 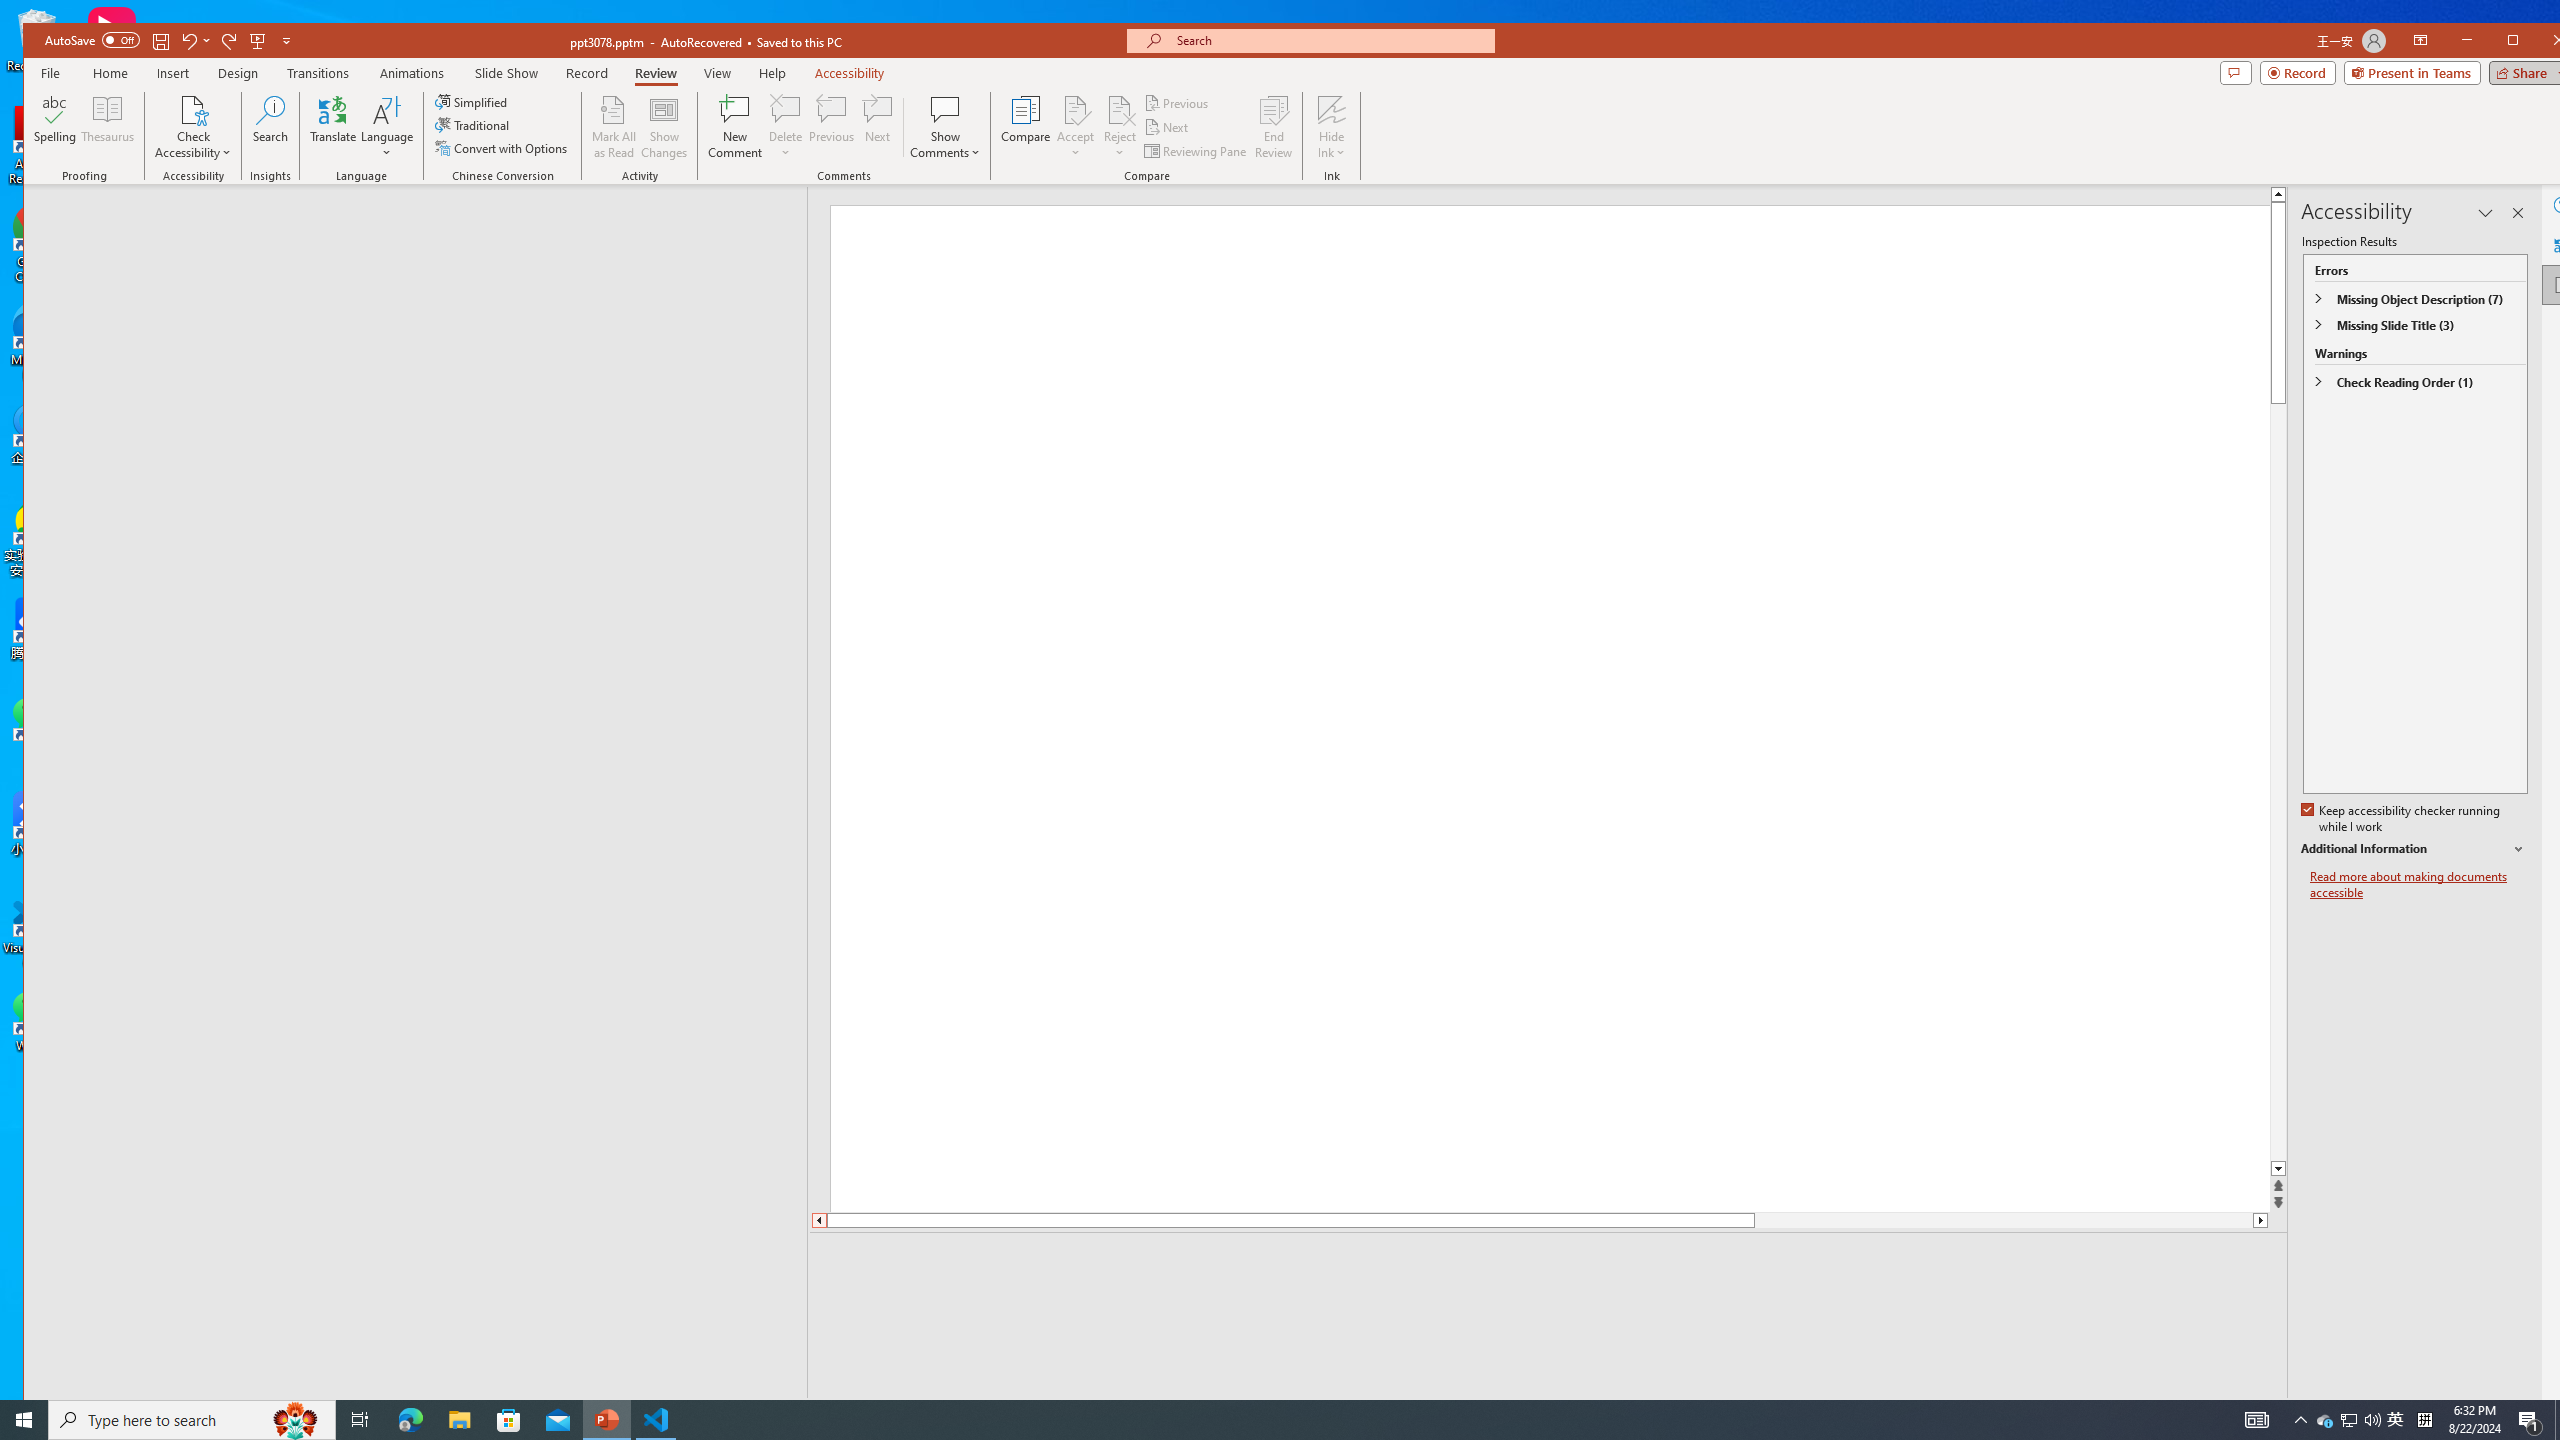 What do you see at coordinates (1272, 126) in the screenshot?
I see `'End Review'` at bounding box center [1272, 126].